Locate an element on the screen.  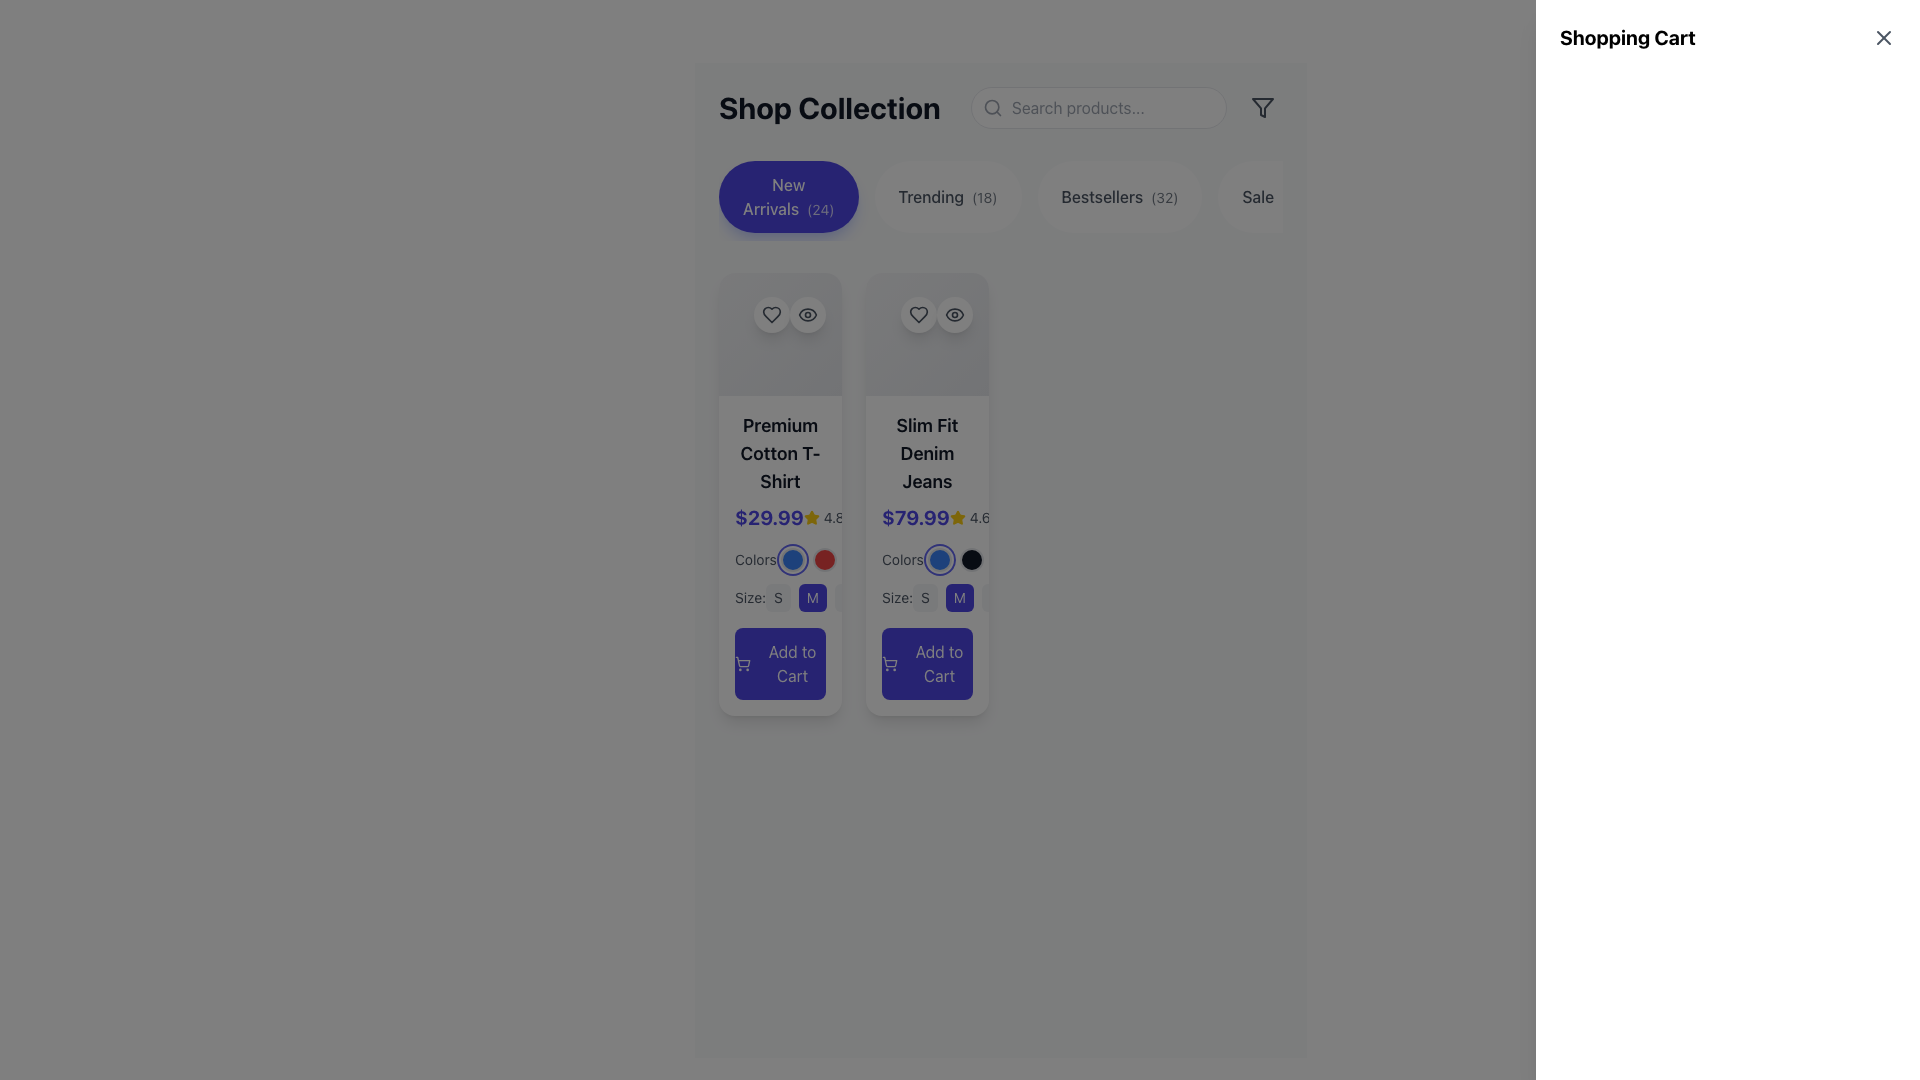
the numeric text label reading '4.8', which is styled in a small font size and gray color, located next to a yellow star icon, indicating a rating component within a product card is located at coordinates (834, 516).